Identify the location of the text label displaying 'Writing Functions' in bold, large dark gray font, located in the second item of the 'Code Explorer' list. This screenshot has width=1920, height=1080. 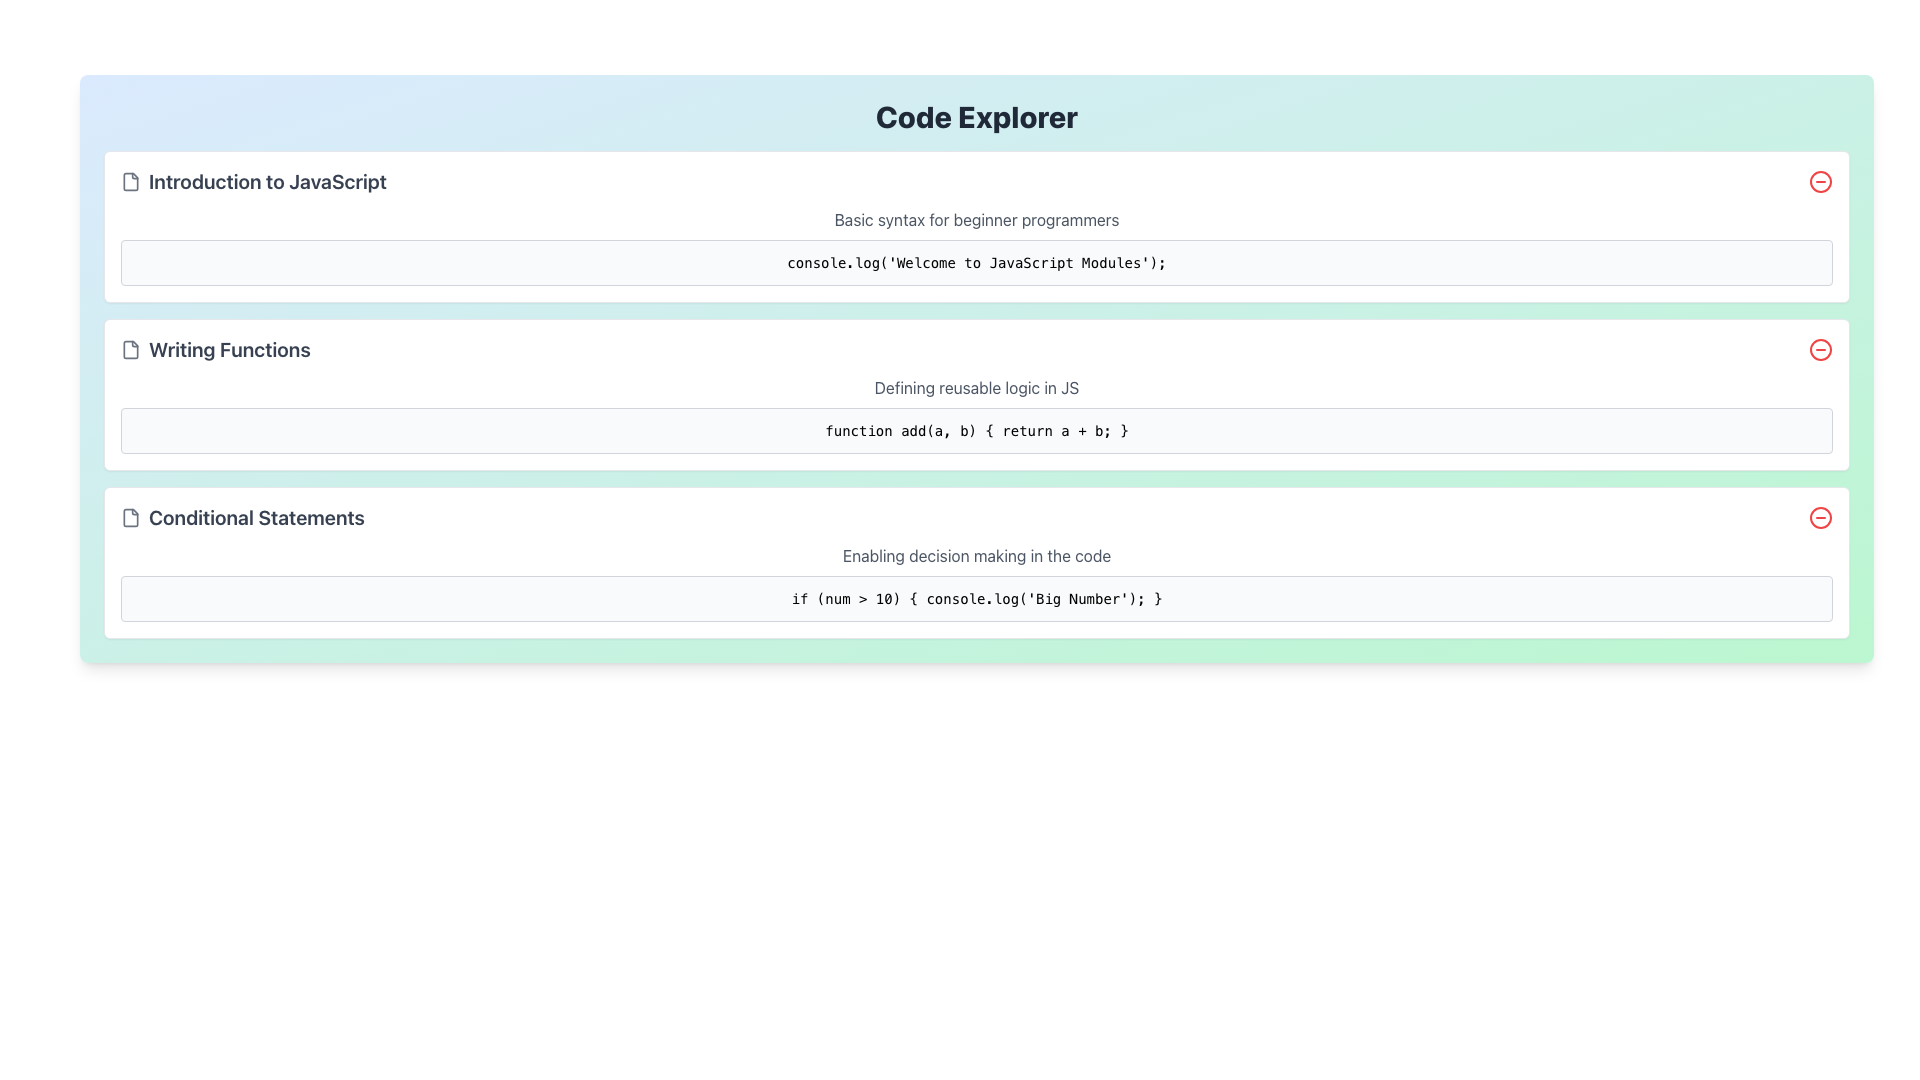
(229, 349).